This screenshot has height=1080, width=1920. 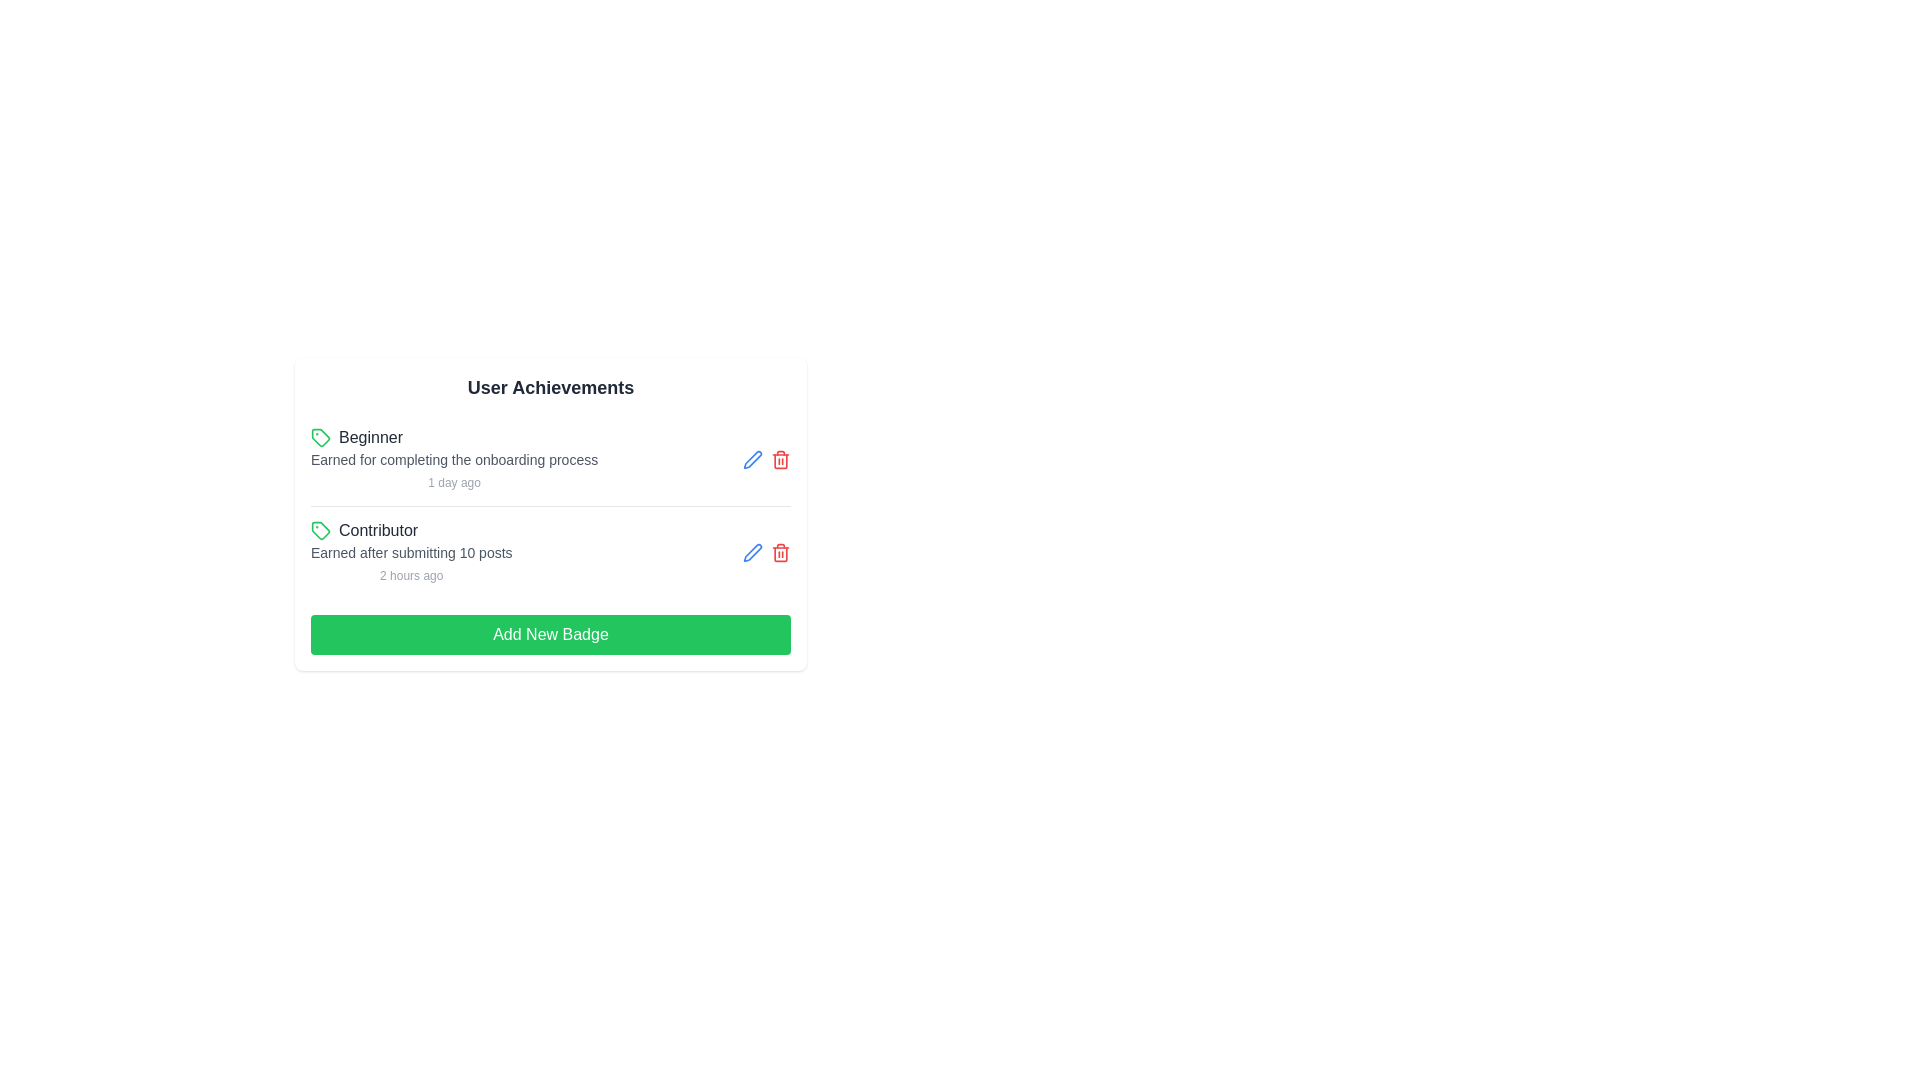 What do you see at coordinates (780, 459) in the screenshot?
I see `the delete button located to the far right of the action icons for the row entry labeled 'Contributor'` at bounding box center [780, 459].